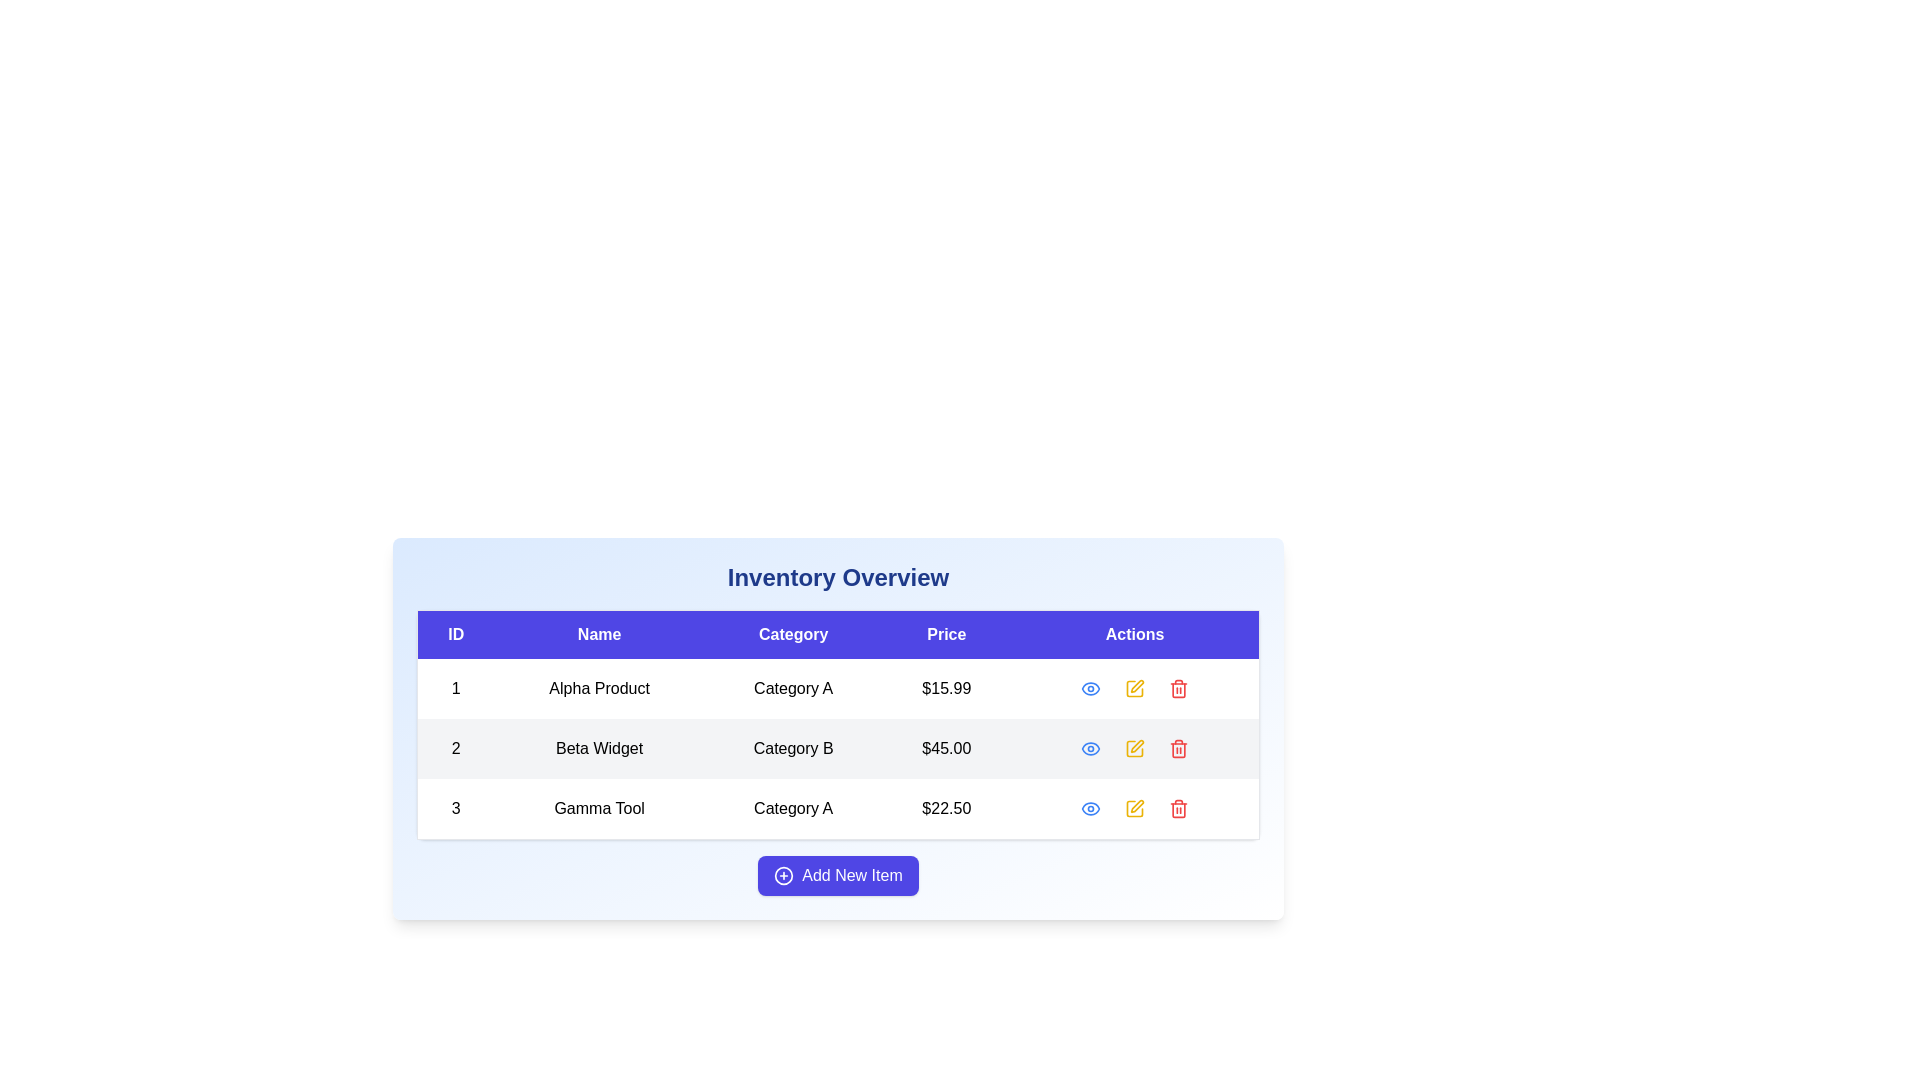 The width and height of the screenshot is (1920, 1080). I want to click on the 'Beta Widget' label located in the second row under the 'Name' column of the table structure, so click(598, 748).